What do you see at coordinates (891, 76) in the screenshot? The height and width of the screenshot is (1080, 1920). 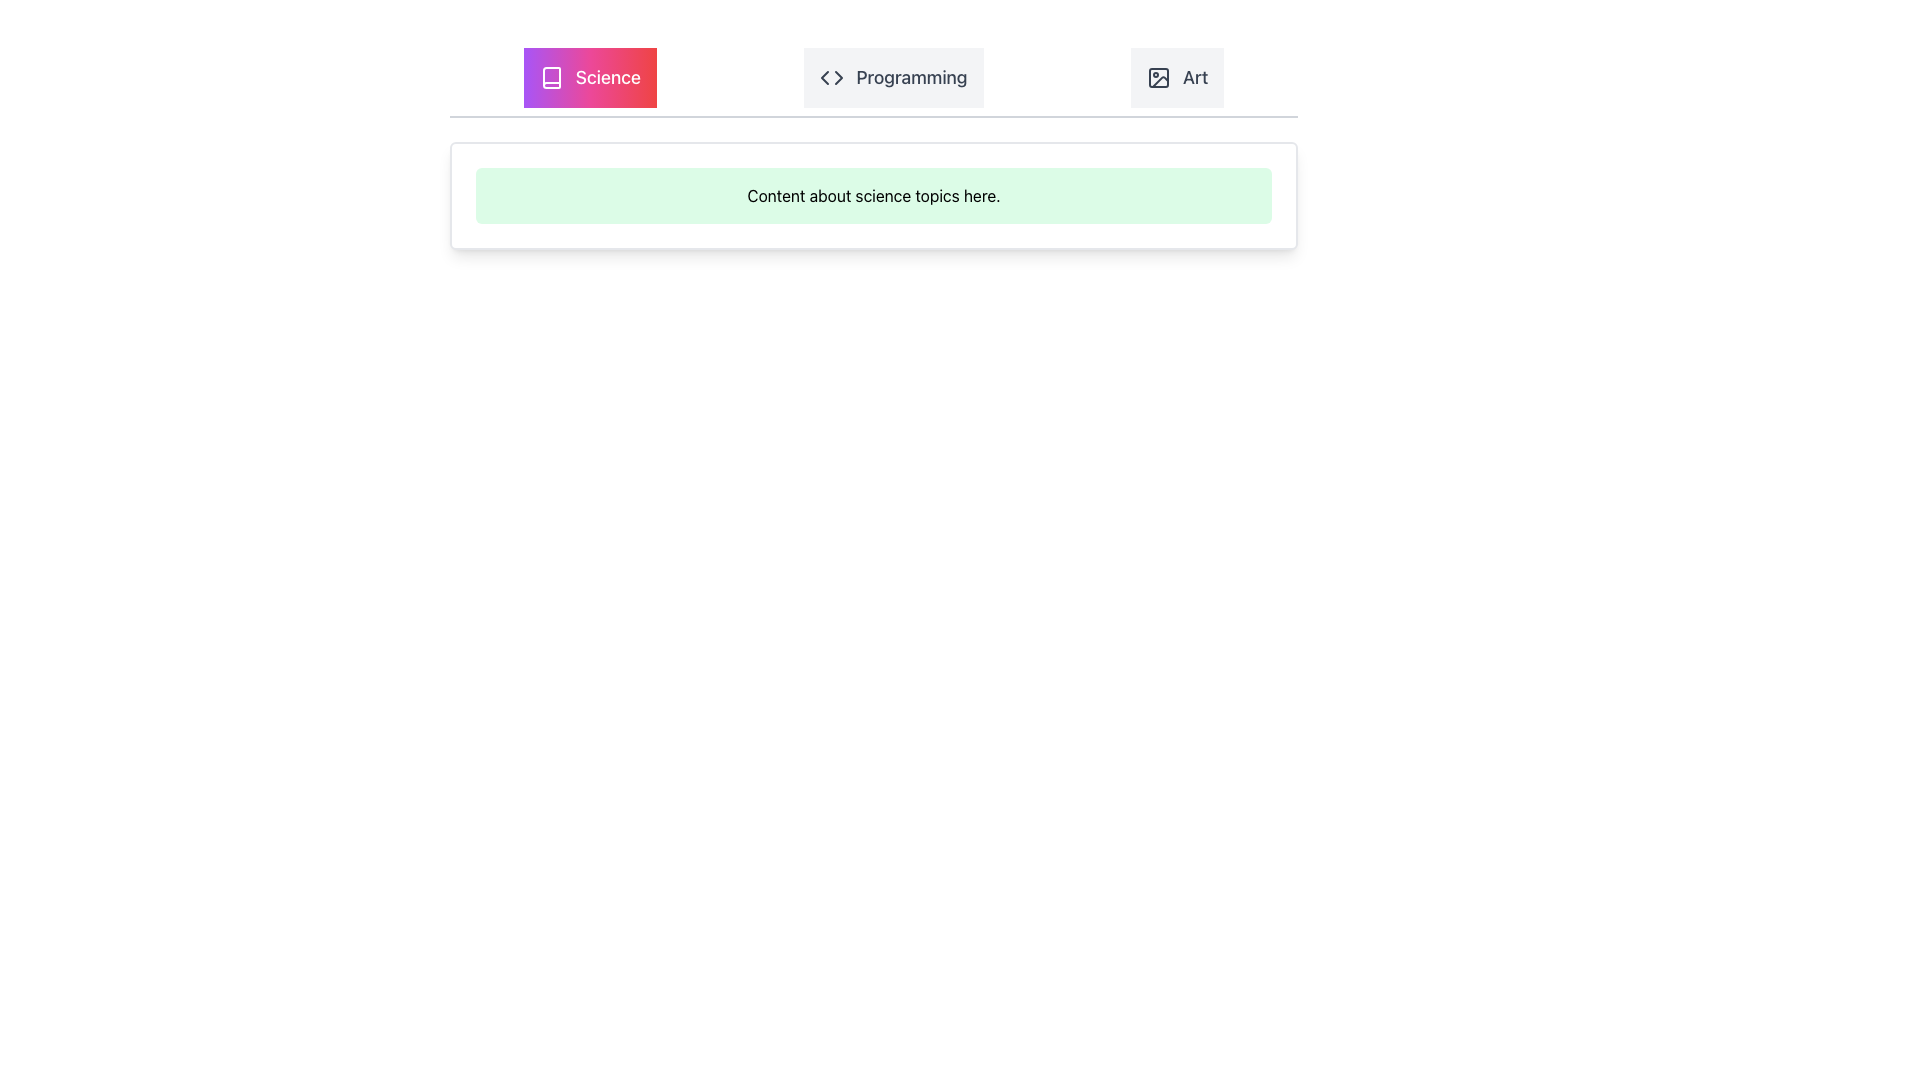 I see `the 'Programming' tab button, which features the text 'Programming' and a coding icon` at bounding box center [891, 76].